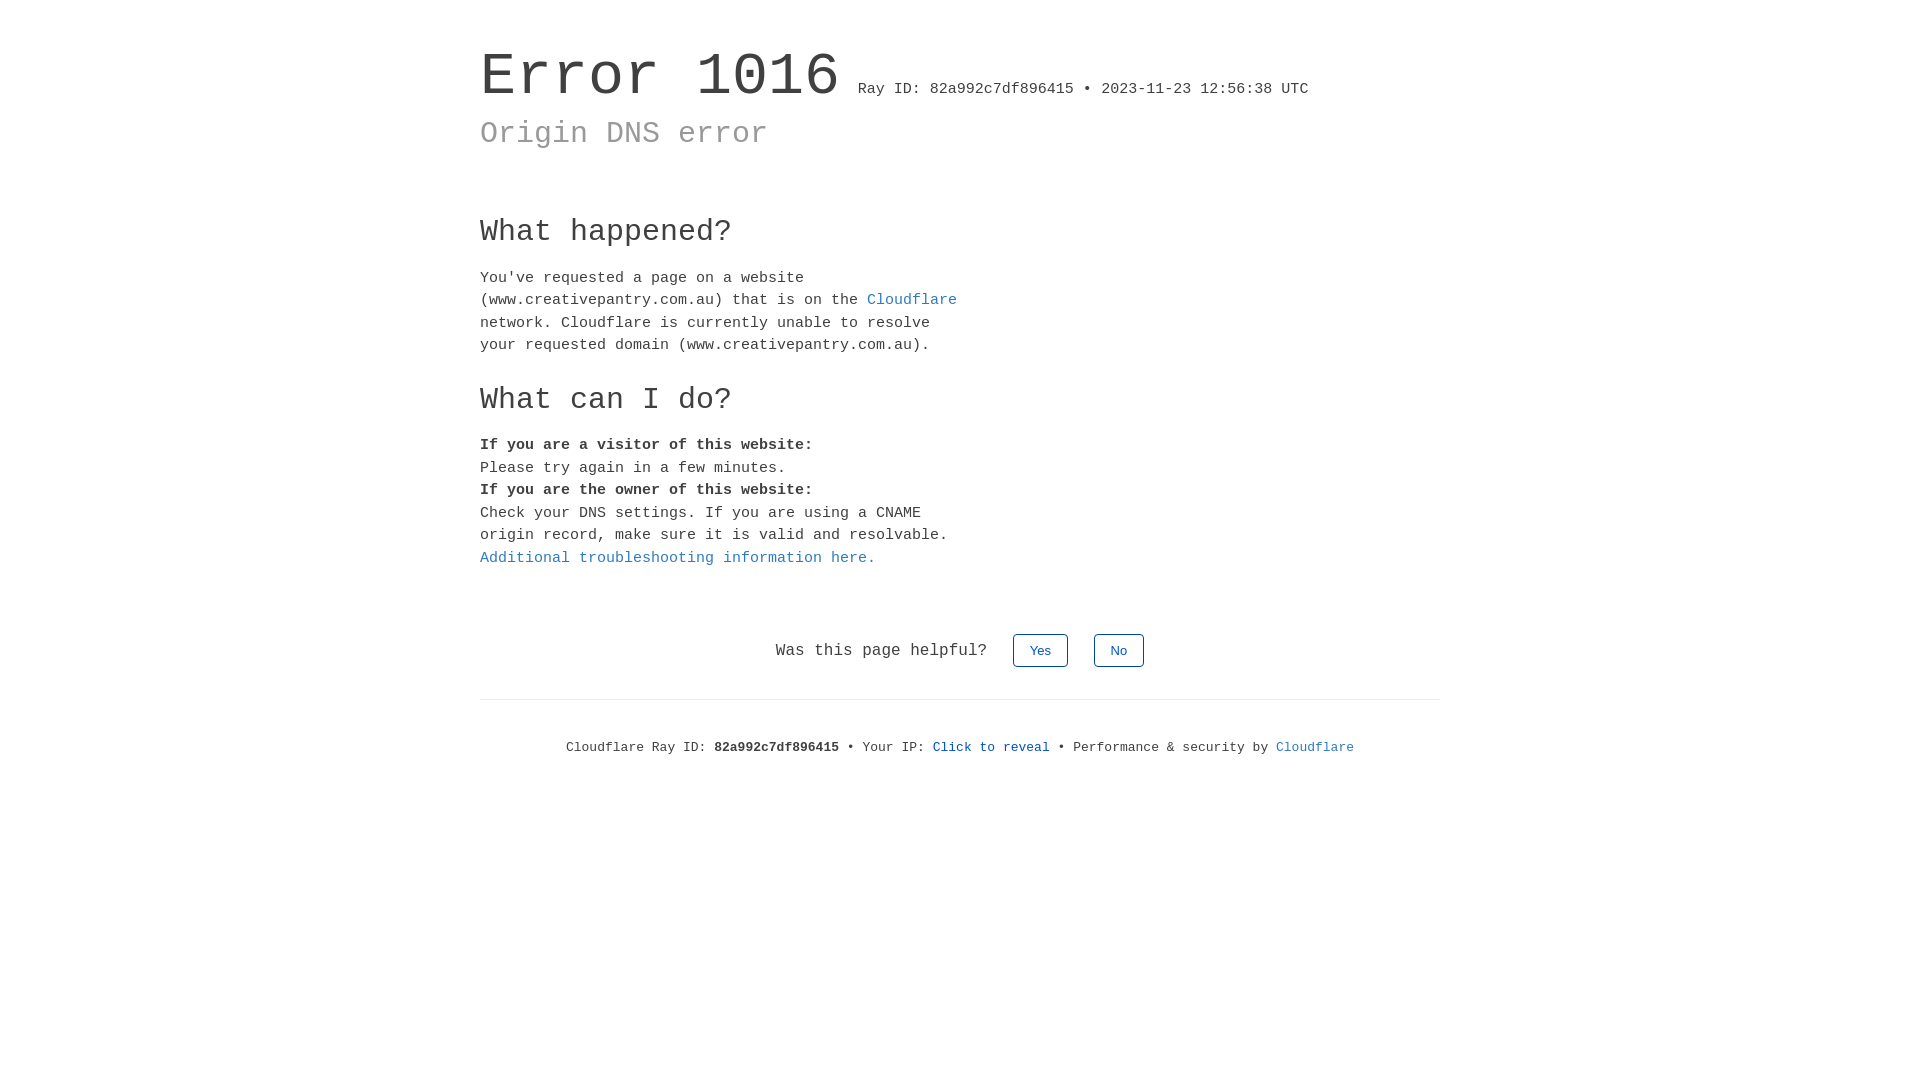 This screenshot has height=1080, width=1920. What do you see at coordinates (1118, 650) in the screenshot?
I see `'No'` at bounding box center [1118, 650].